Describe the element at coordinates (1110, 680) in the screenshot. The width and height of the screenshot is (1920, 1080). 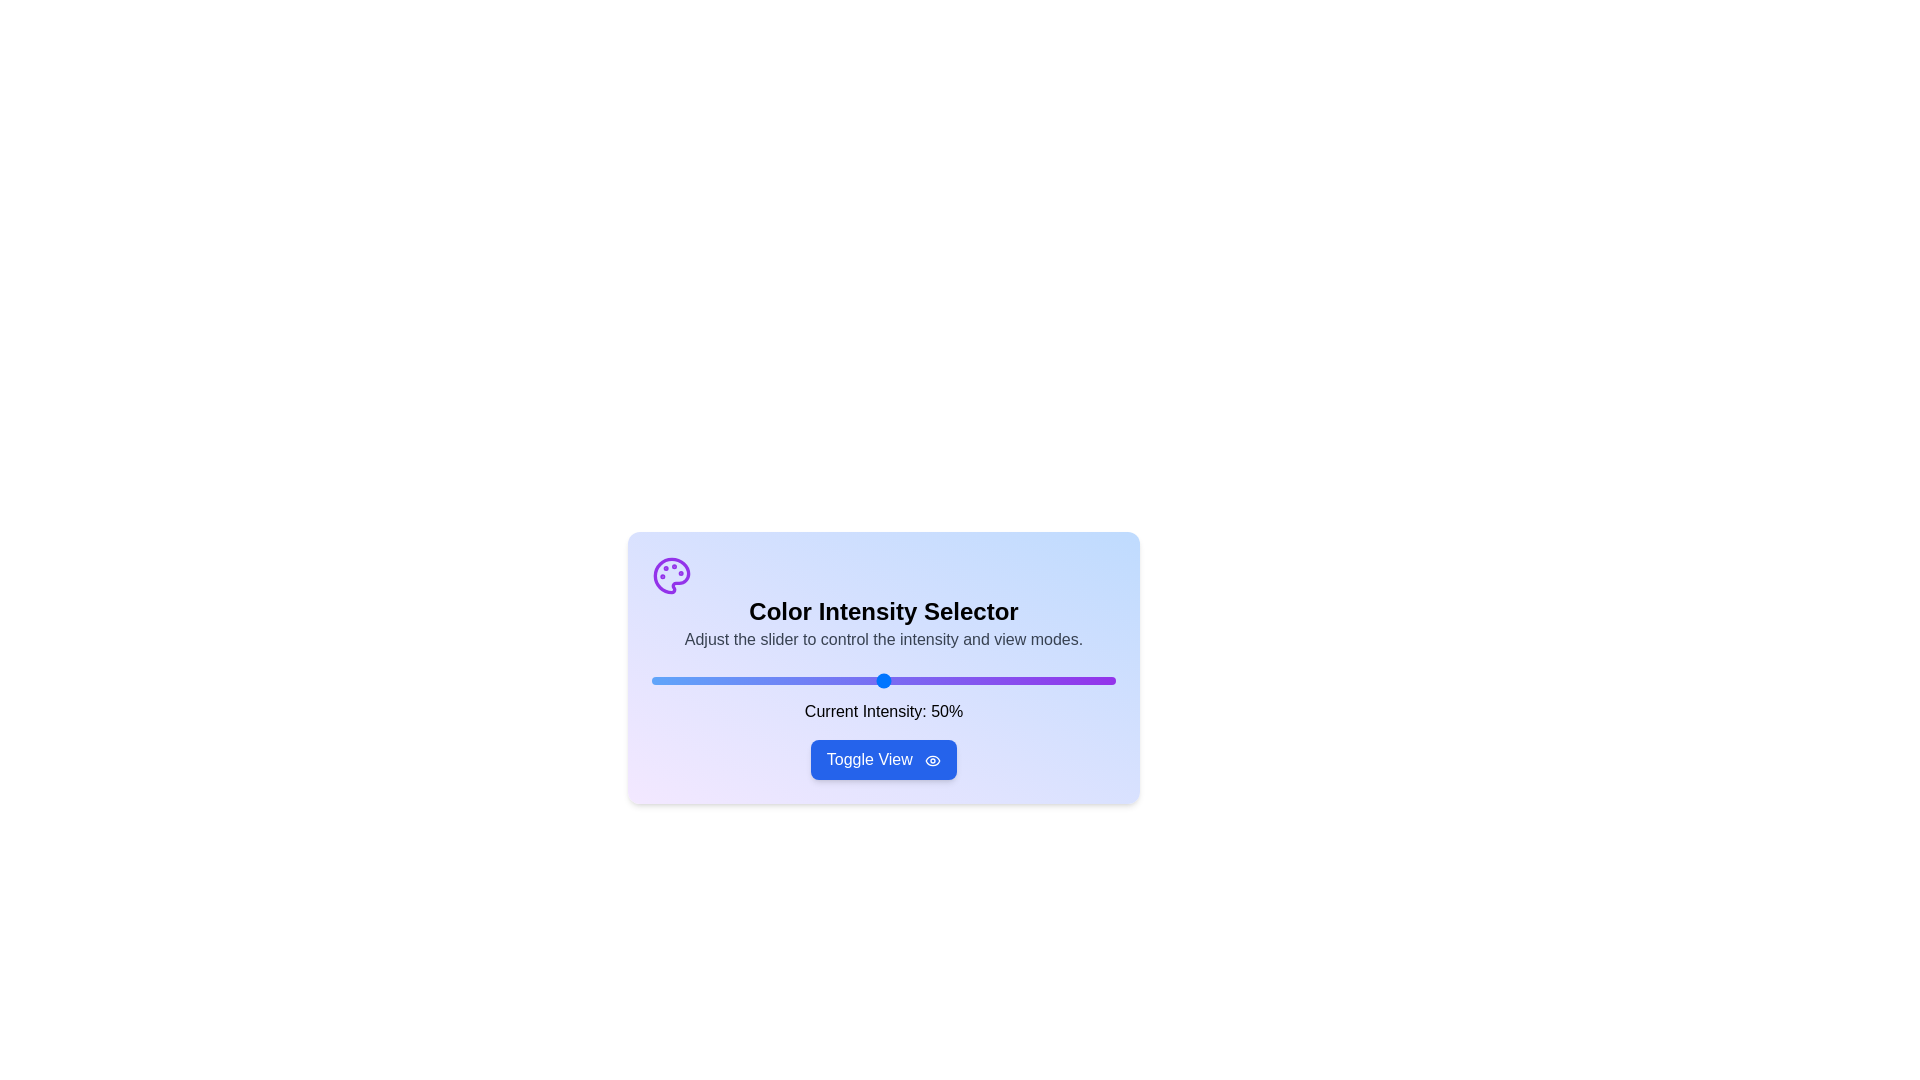
I see `the slider to set the intensity to 99%` at that location.